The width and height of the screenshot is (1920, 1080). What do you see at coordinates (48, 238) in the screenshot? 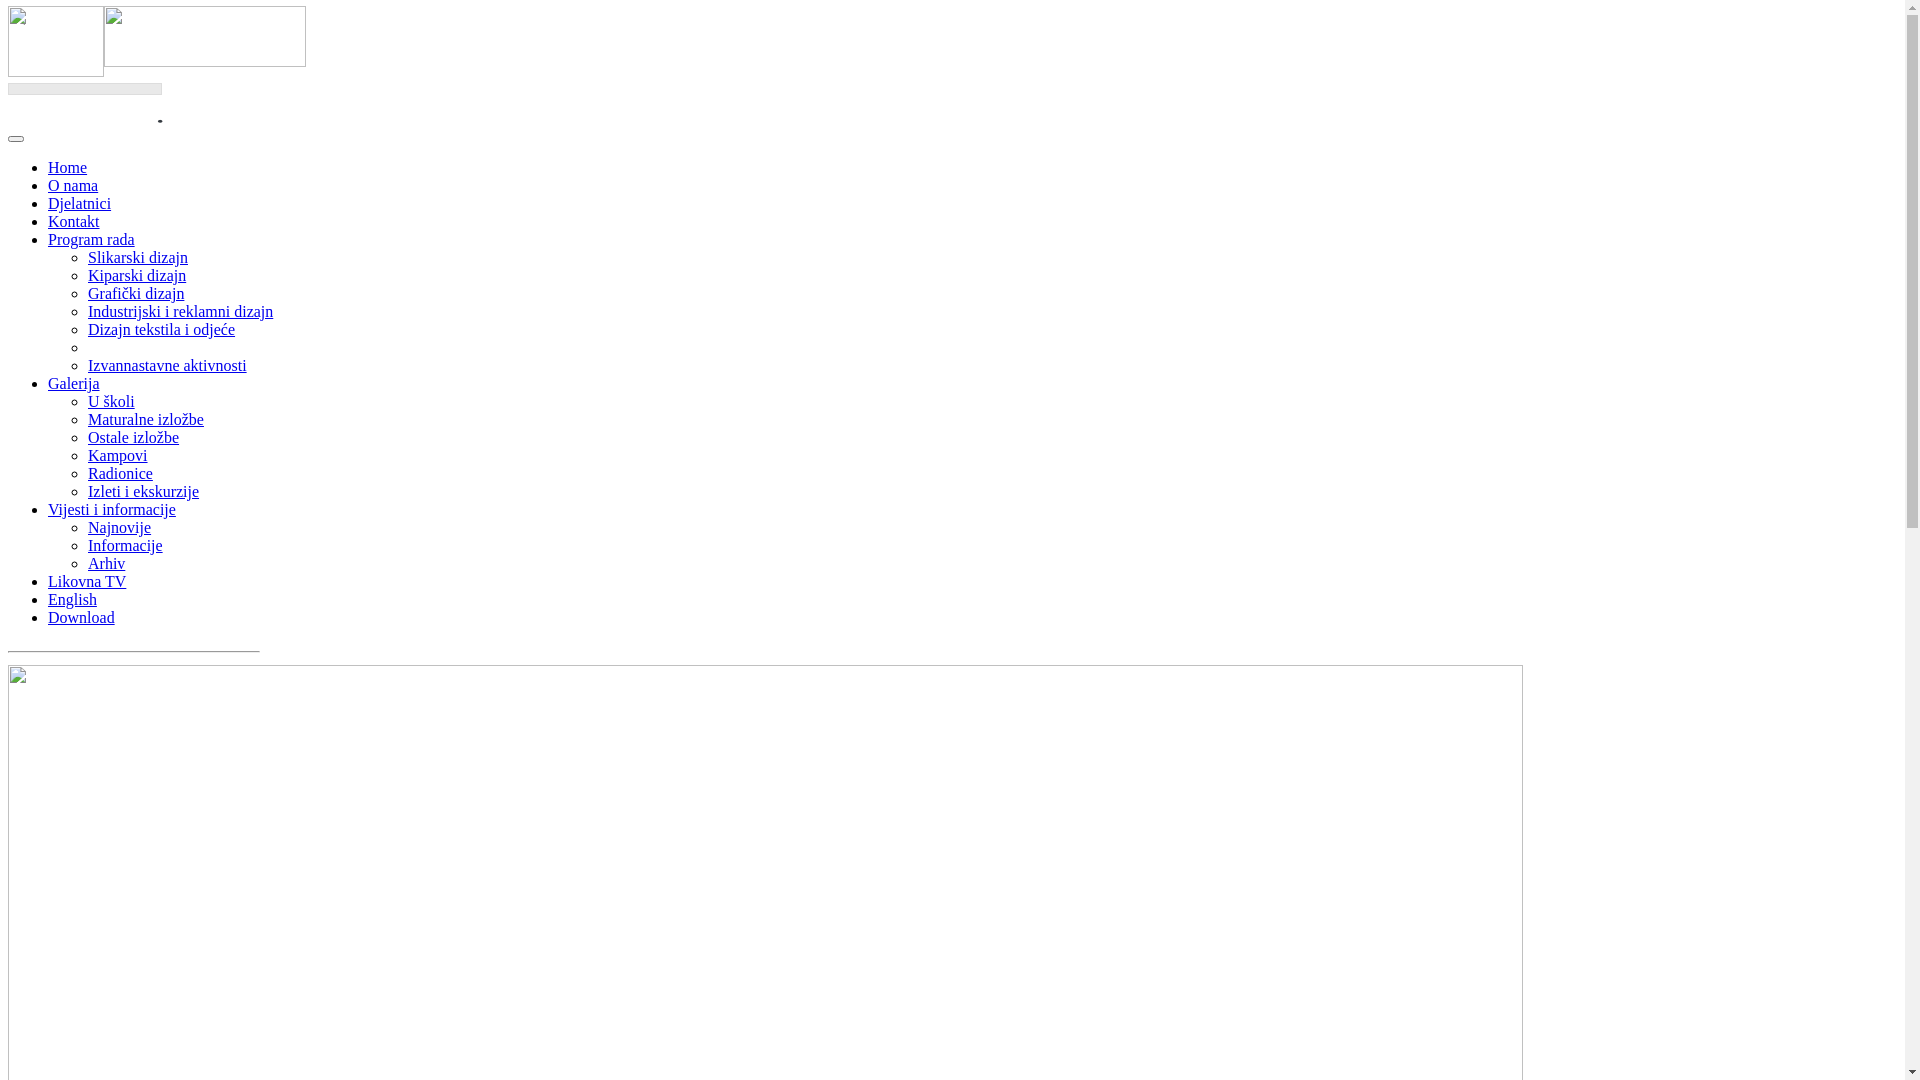
I see `'Program rada'` at bounding box center [48, 238].